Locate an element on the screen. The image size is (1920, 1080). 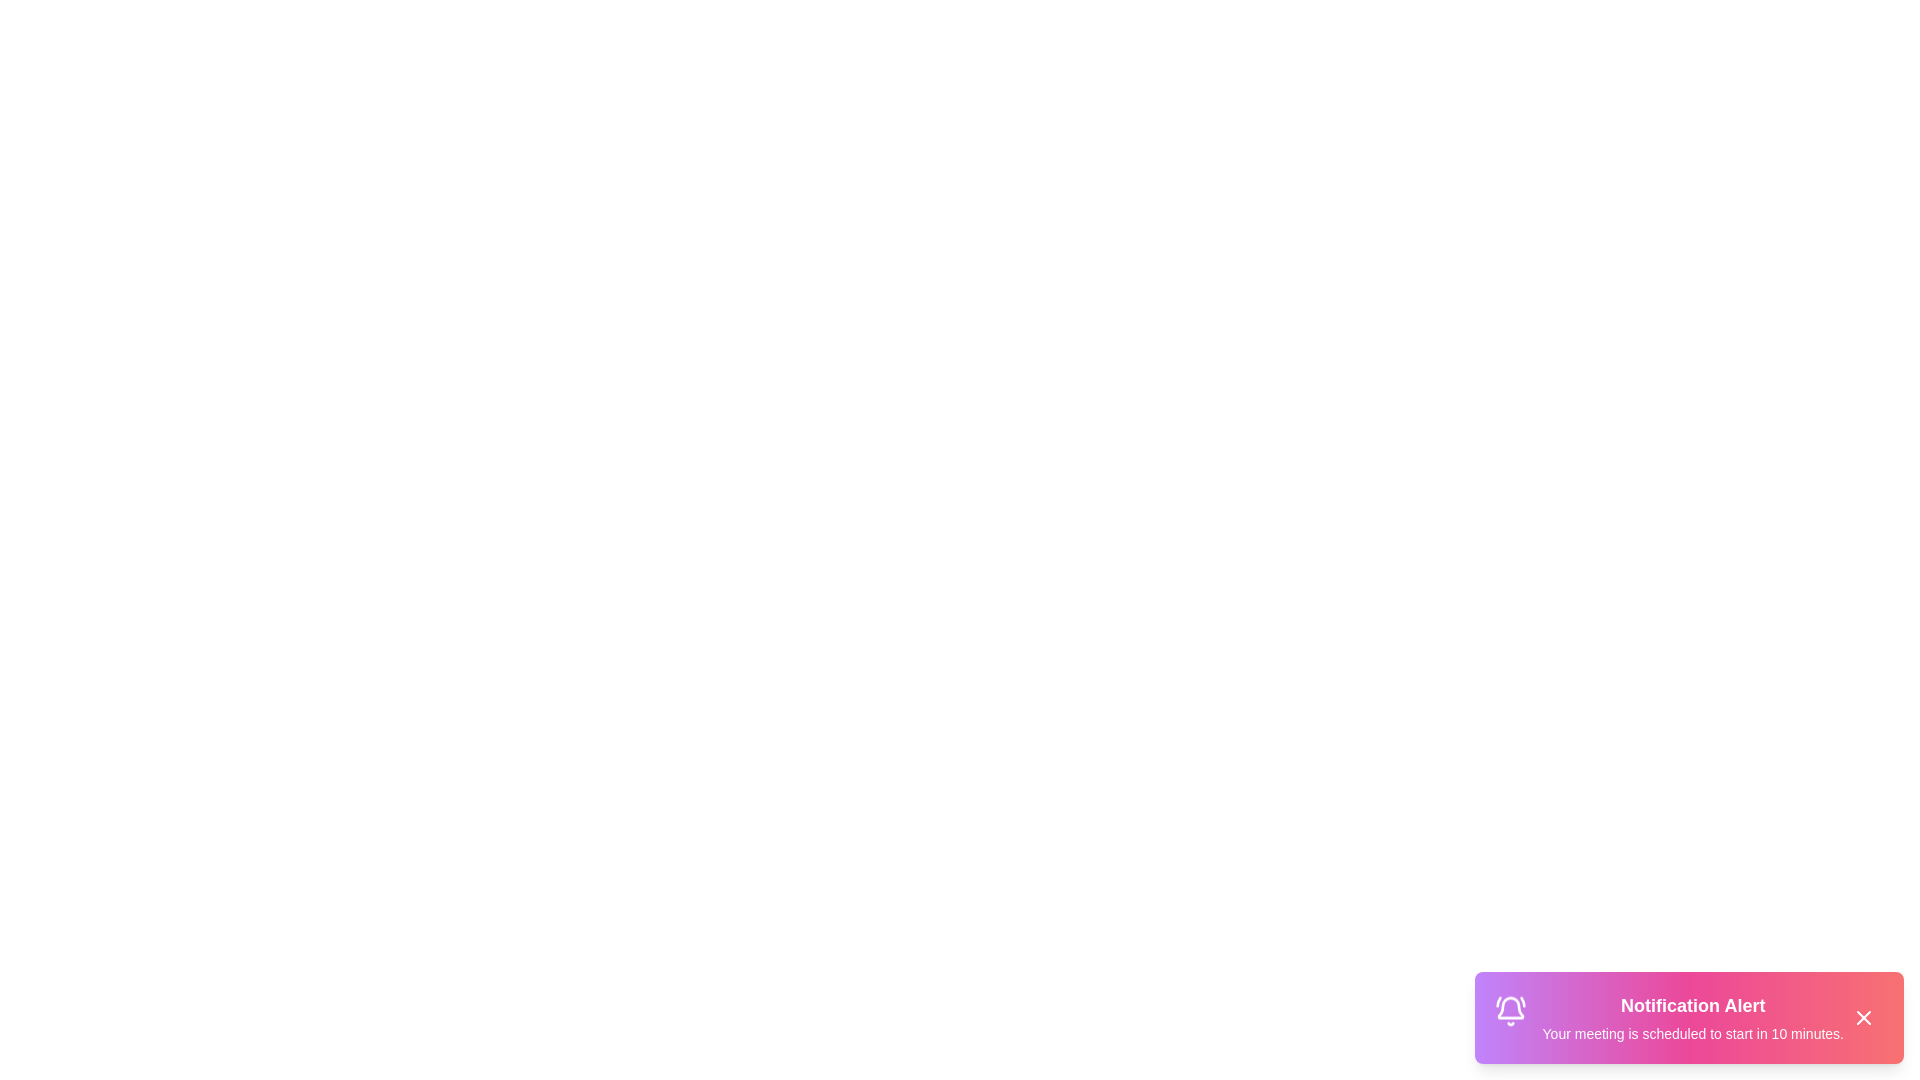
the notification to focus on it is located at coordinates (1688, 1018).